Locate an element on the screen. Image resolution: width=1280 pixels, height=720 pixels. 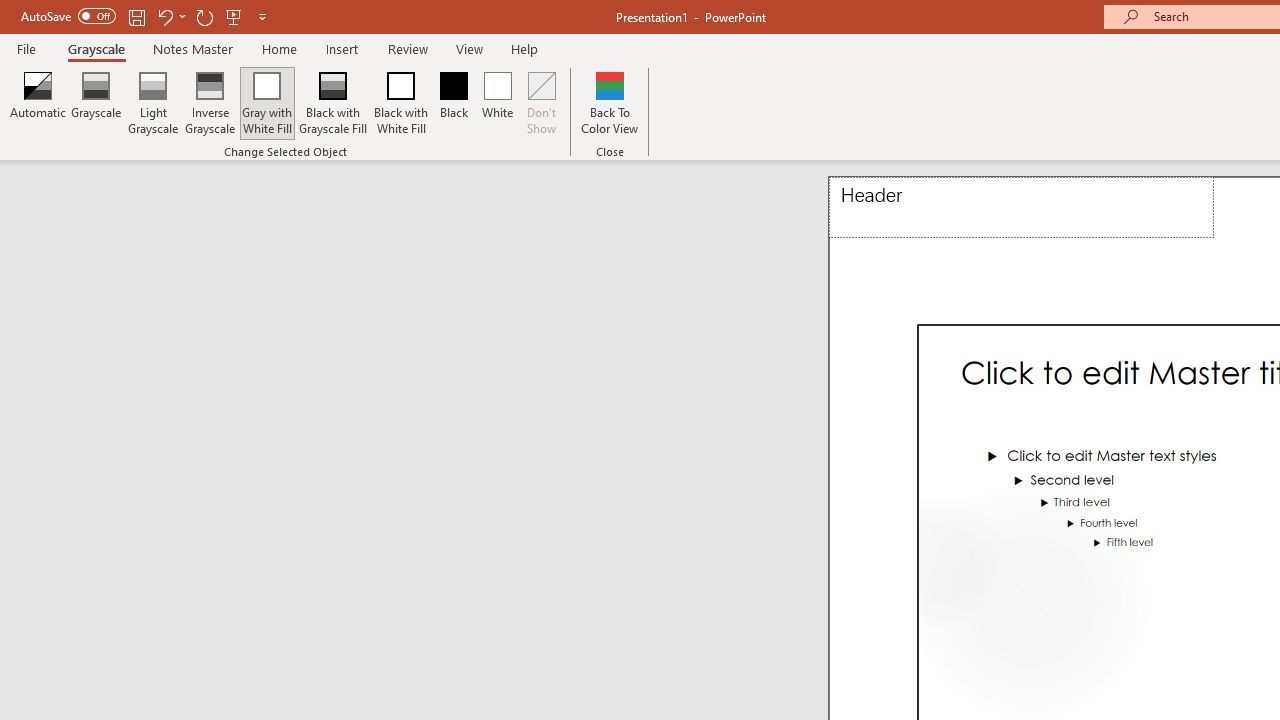
'Inverse Grayscale' is located at coordinates (210, 103).